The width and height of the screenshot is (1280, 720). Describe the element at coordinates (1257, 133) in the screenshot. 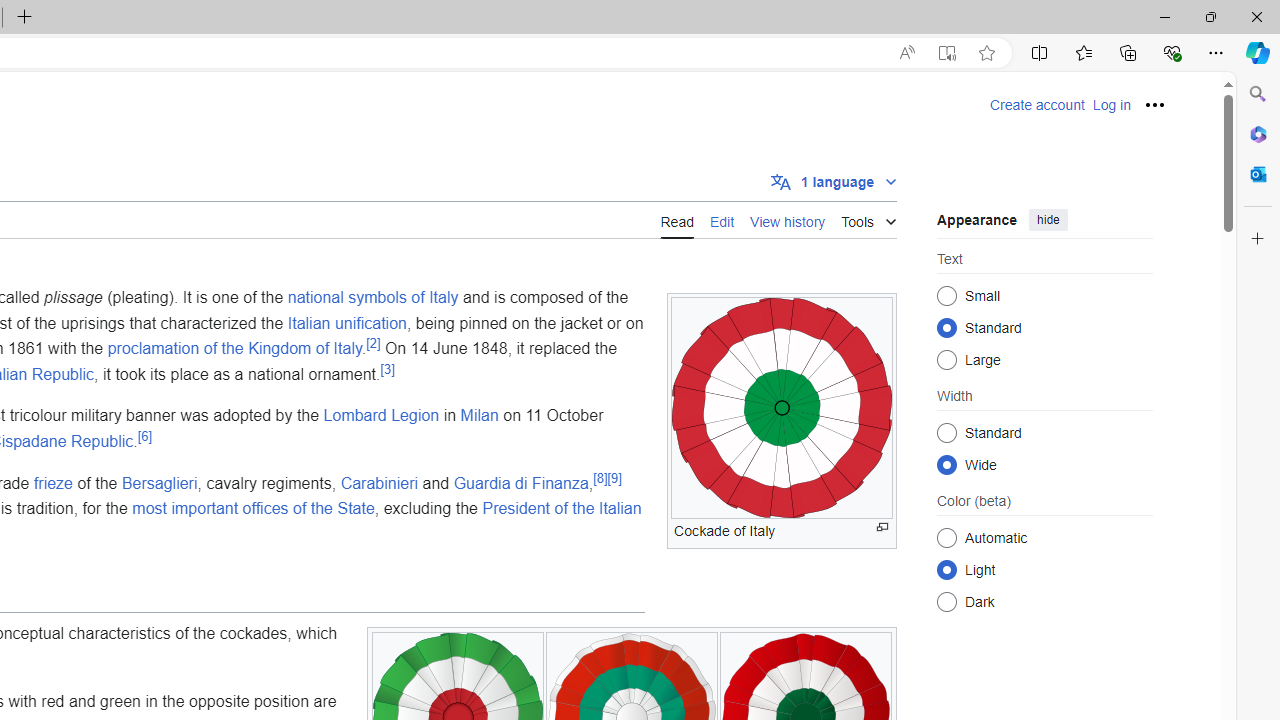

I see `'Microsoft 365'` at that location.